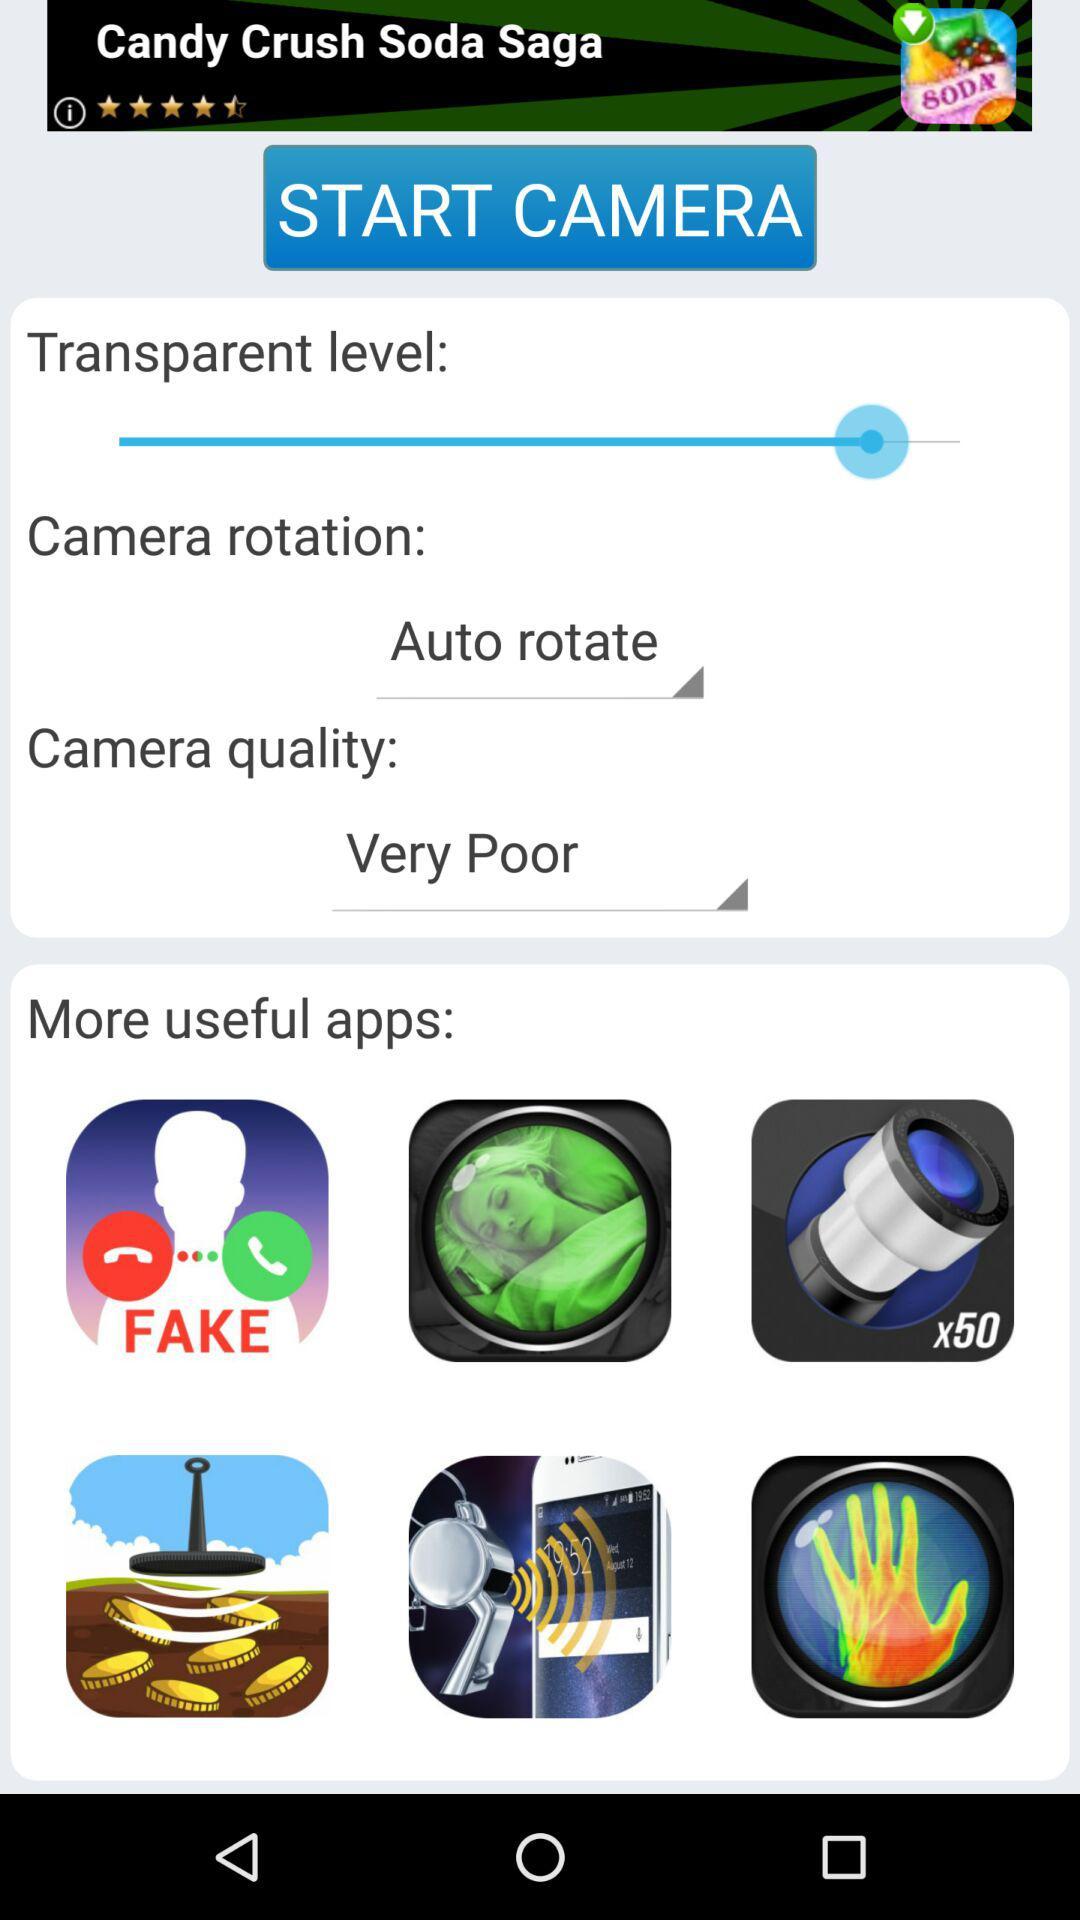  What do you see at coordinates (197, 1585) in the screenshot?
I see `icon page` at bounding box center [197, 1585].